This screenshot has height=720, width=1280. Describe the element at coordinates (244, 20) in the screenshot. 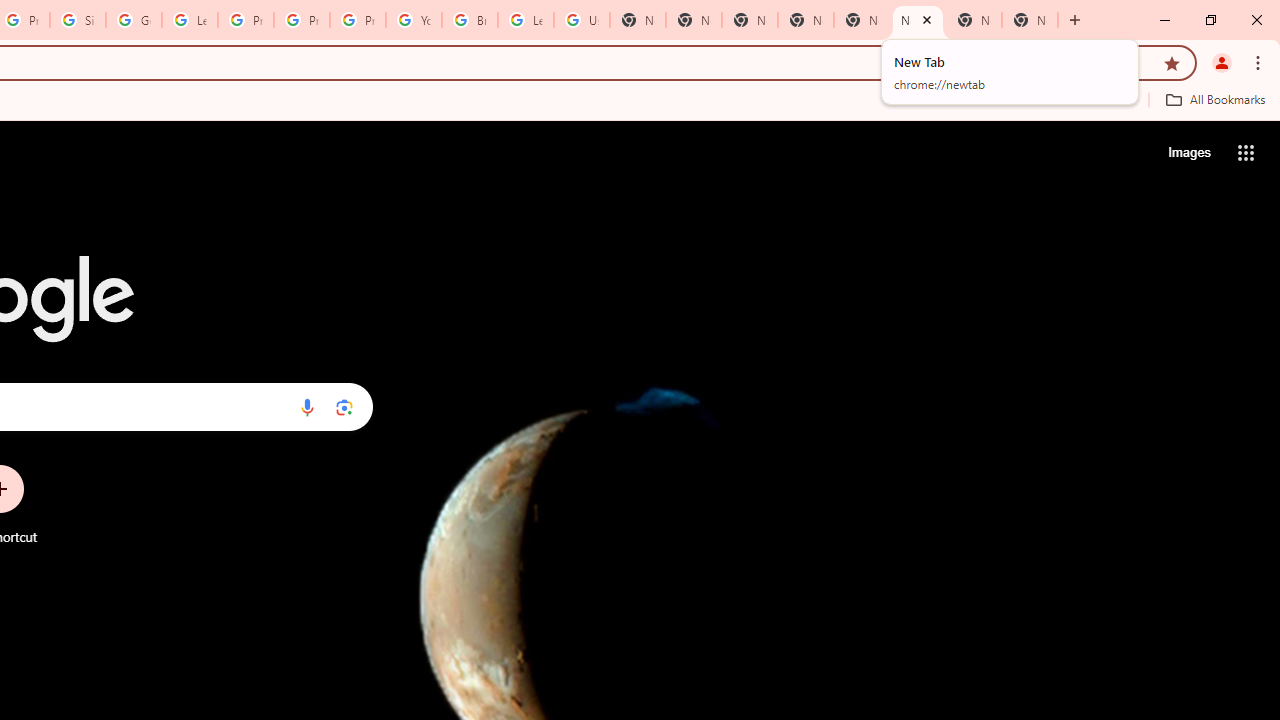

I see `'Privacy Help Center - Policies Help'` at that location.